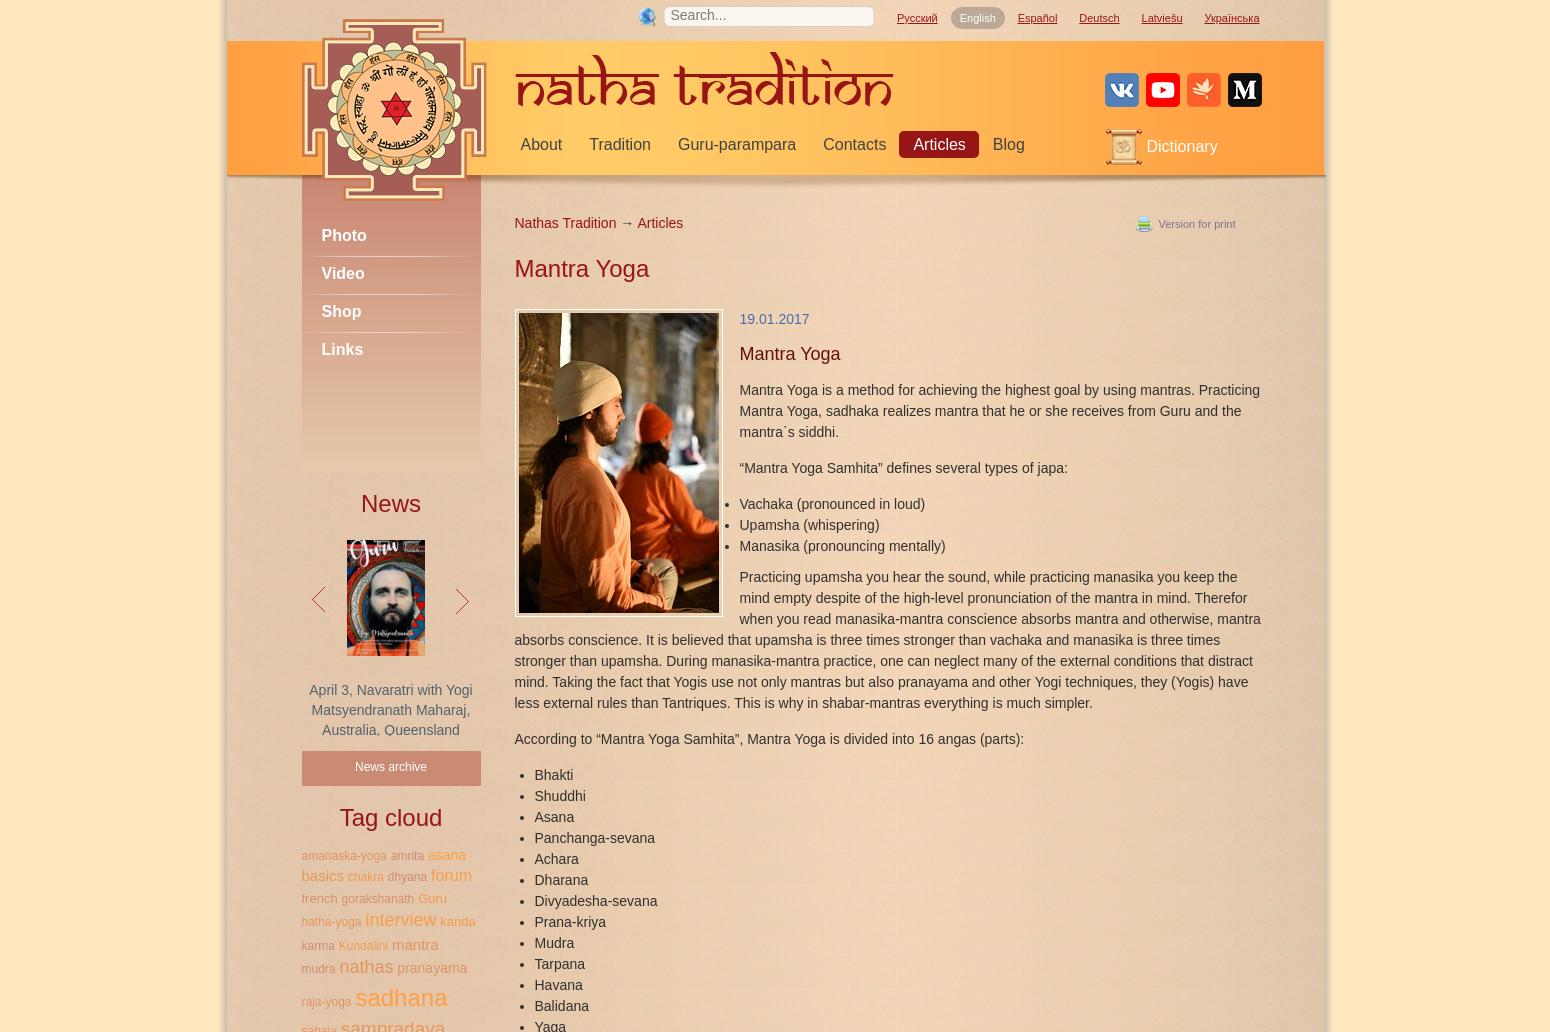 The width and height of the screenshot is (1550, 1032). What do you see at coordinates (320, 234) in the screenshot?
I see `'Photo'` at bounding box center [320, 234].